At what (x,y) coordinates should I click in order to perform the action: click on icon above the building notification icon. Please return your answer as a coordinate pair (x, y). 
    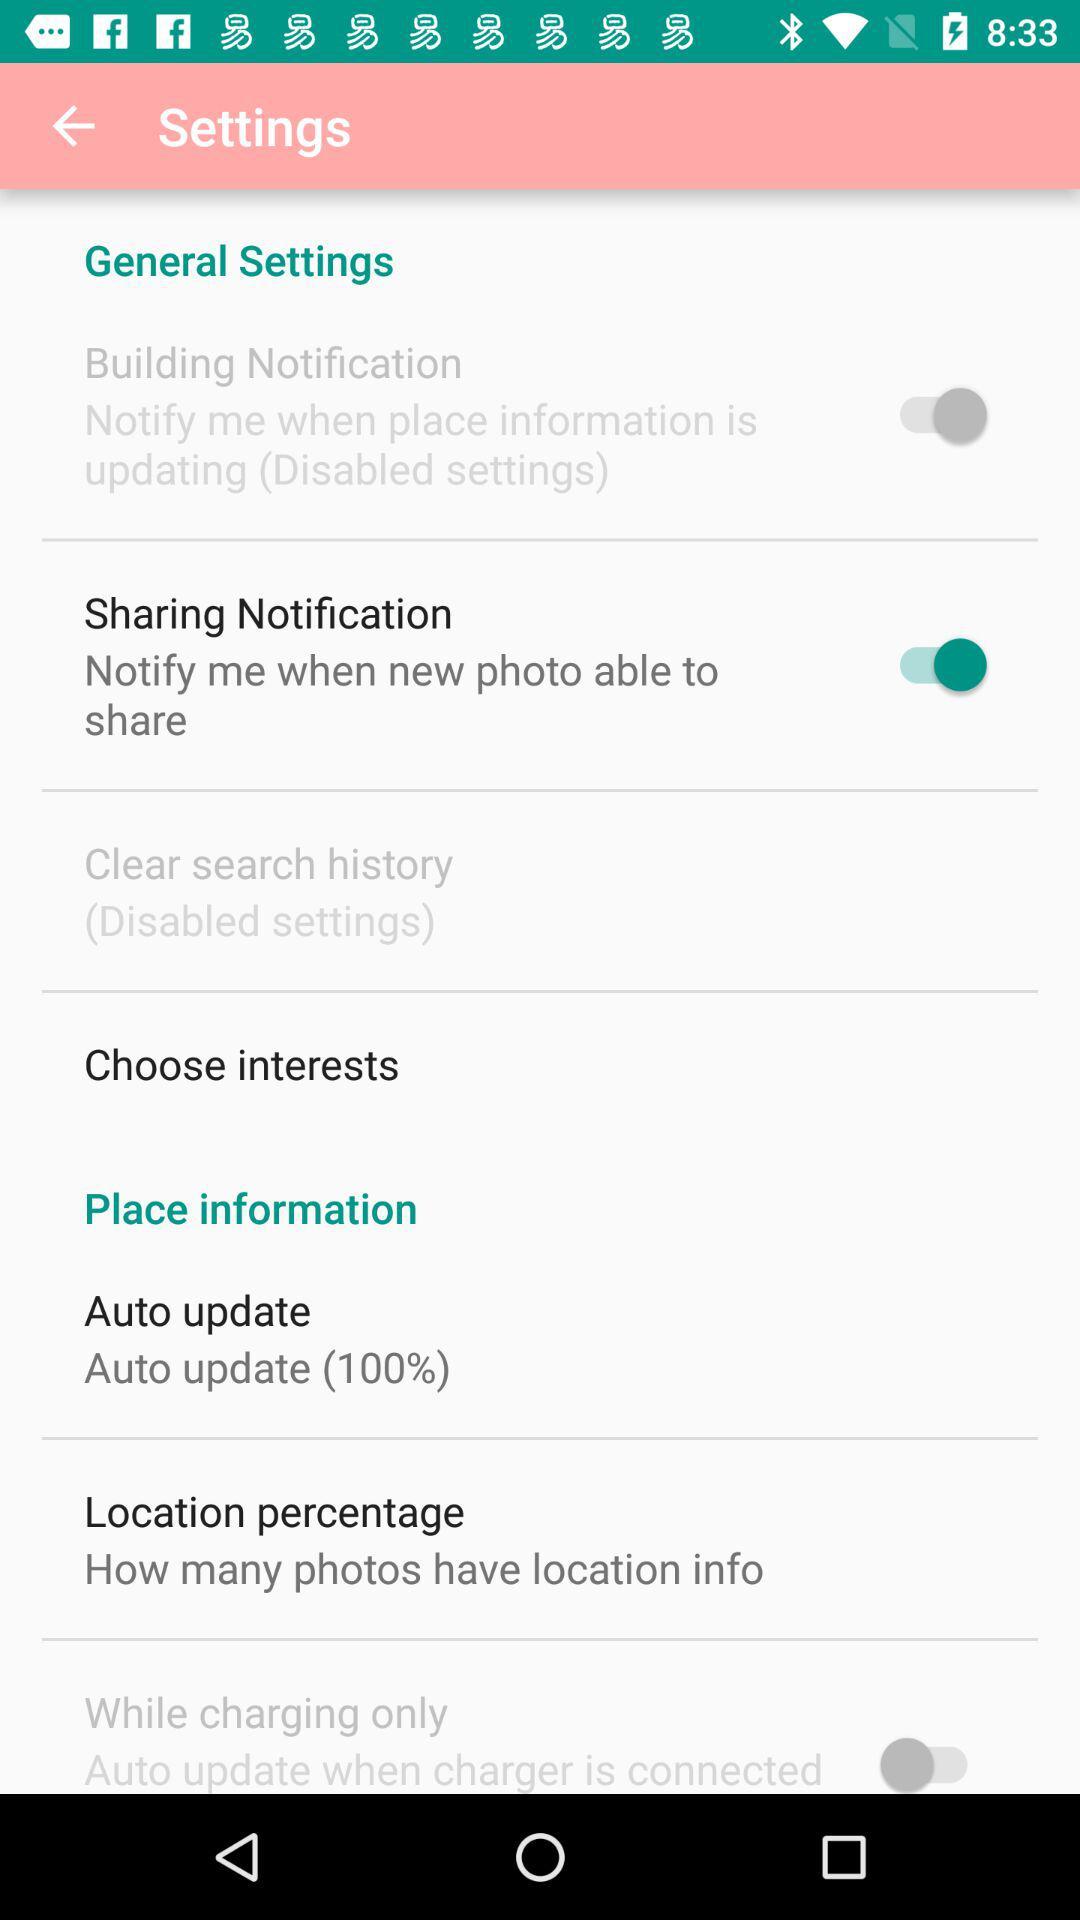
    Looking at the image, I should click on (540, 238).